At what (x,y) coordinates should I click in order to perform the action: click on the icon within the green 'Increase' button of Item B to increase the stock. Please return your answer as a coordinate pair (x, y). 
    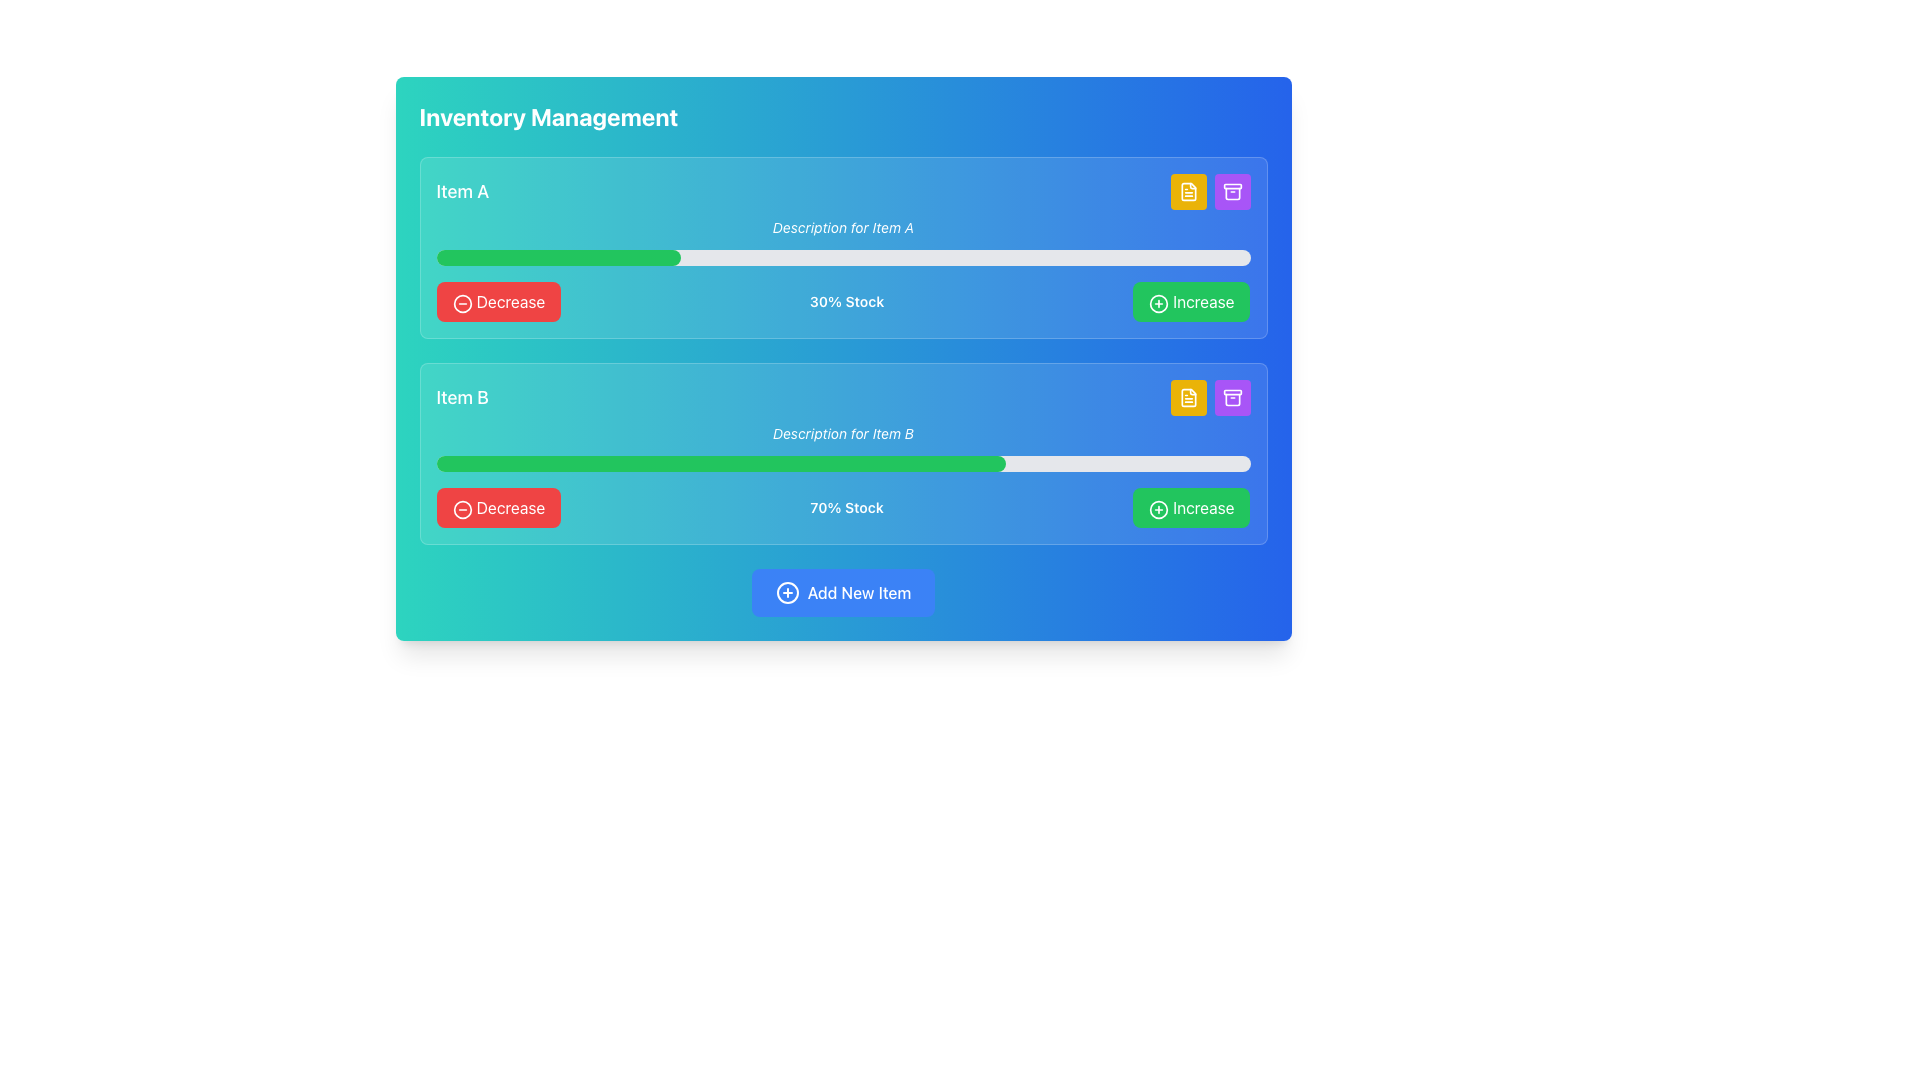
    Looking at the image, I should click on (1158, 508).